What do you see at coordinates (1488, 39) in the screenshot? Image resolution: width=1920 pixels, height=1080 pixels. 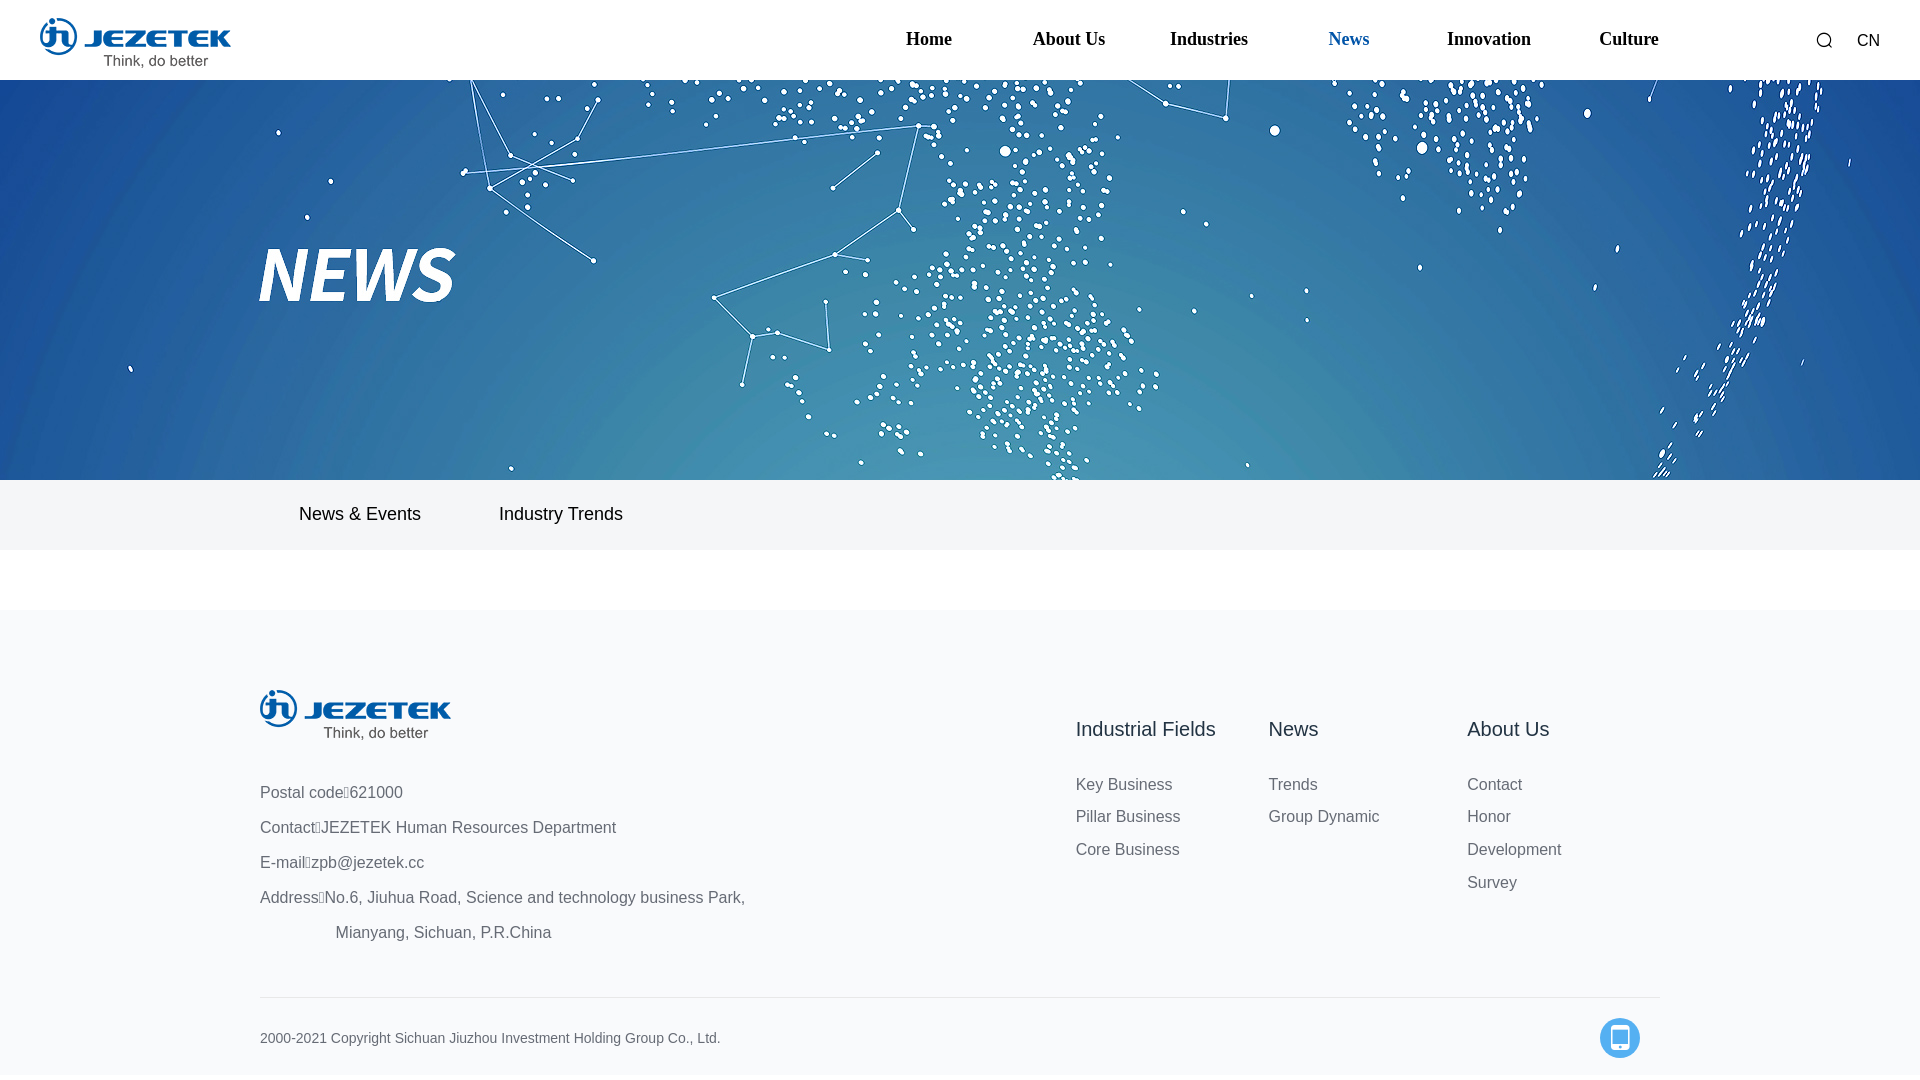 I see `'Innovation` at bounding box center [1488, 39].